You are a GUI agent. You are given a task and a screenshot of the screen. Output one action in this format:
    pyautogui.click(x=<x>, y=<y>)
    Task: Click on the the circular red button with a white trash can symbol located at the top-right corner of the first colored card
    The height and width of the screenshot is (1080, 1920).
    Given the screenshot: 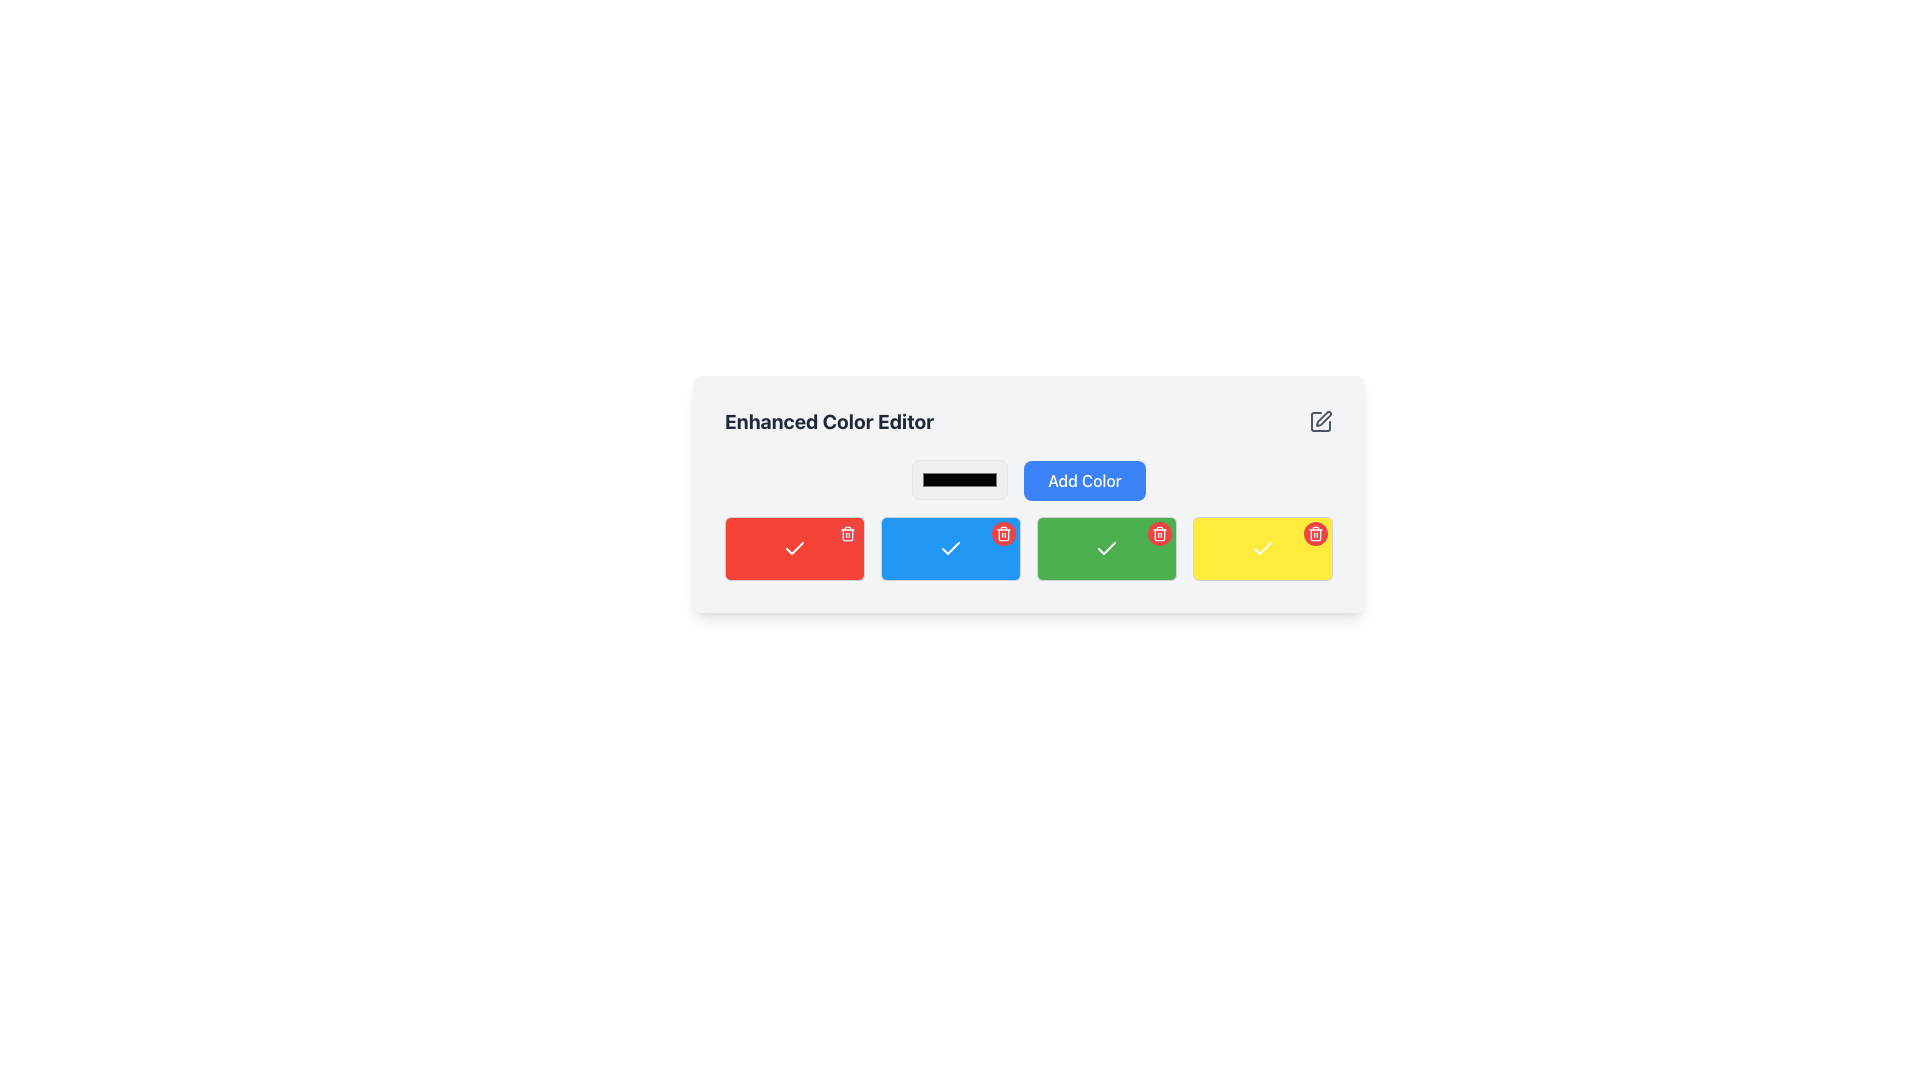 What is the action you would take?
    pyautogui.click(x=848, y=532)
    